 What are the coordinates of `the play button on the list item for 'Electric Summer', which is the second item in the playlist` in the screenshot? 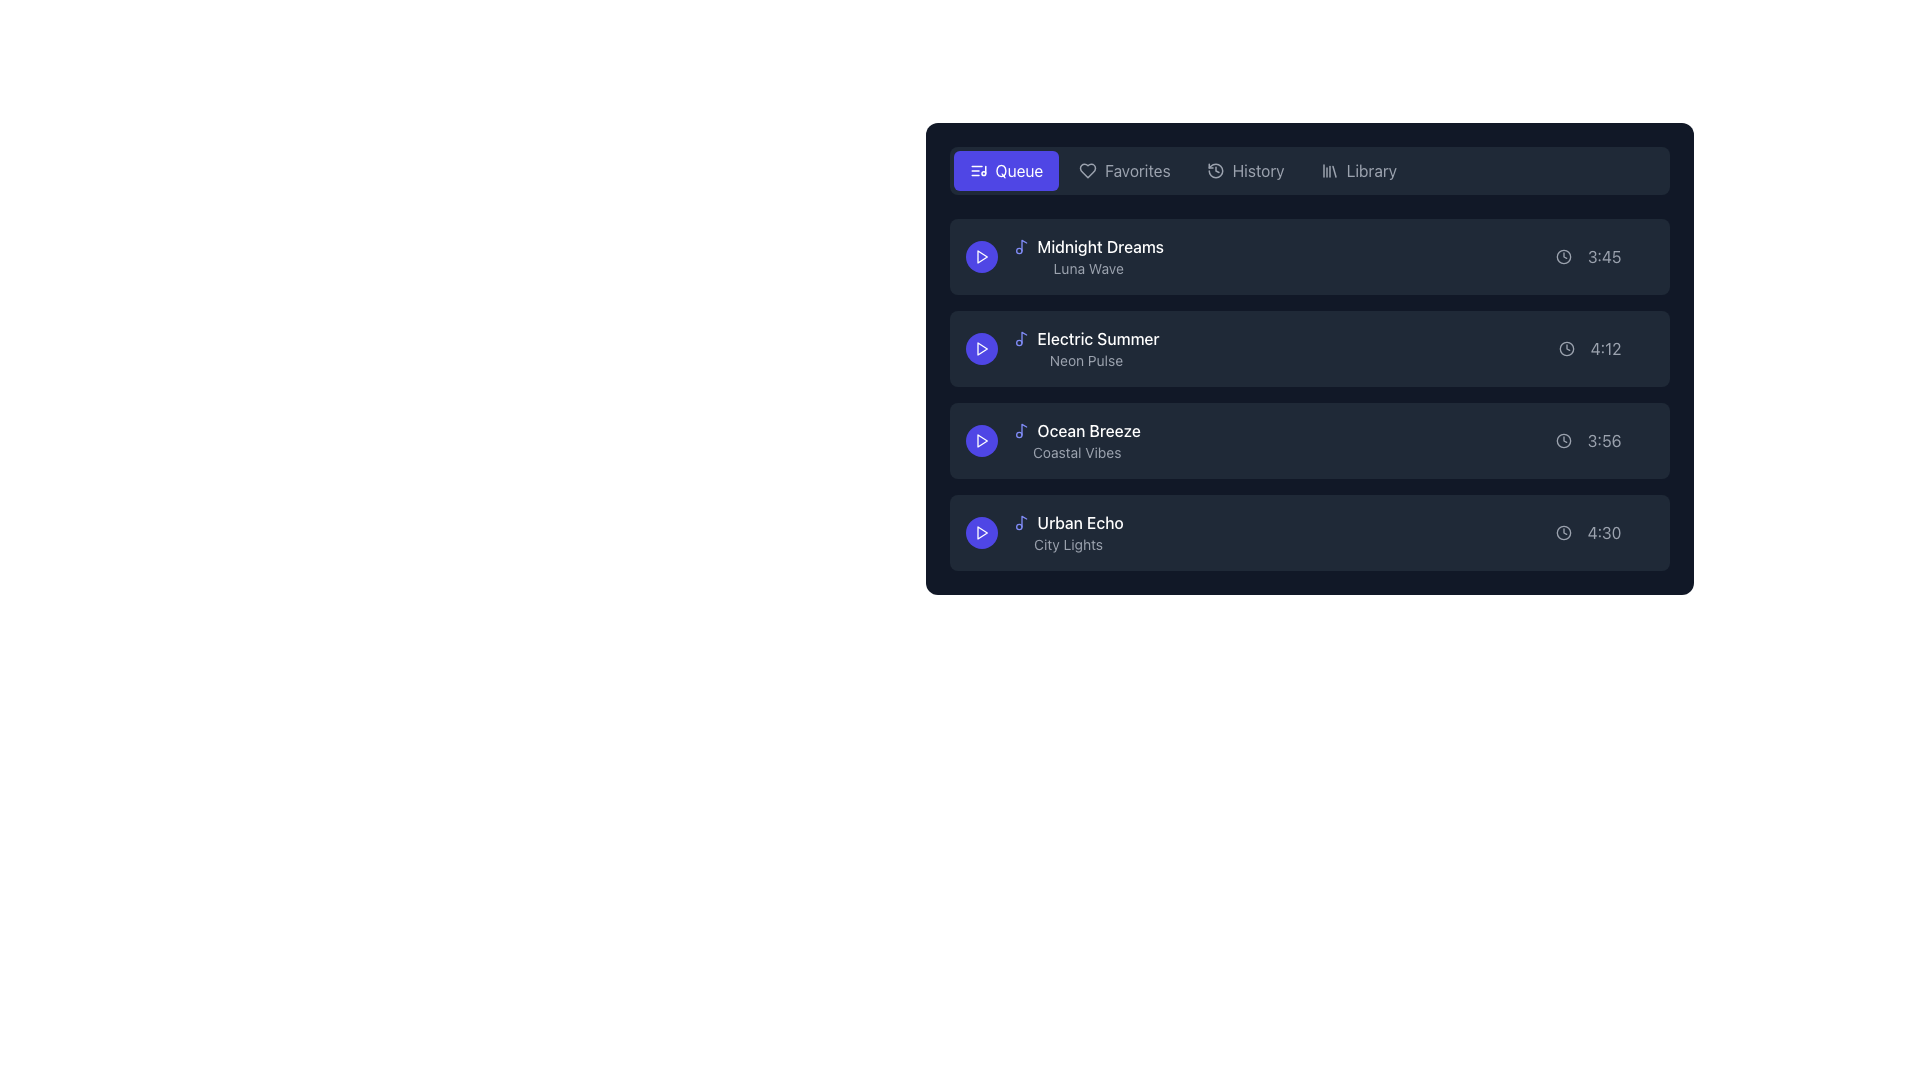 It's located at (1309, 347).